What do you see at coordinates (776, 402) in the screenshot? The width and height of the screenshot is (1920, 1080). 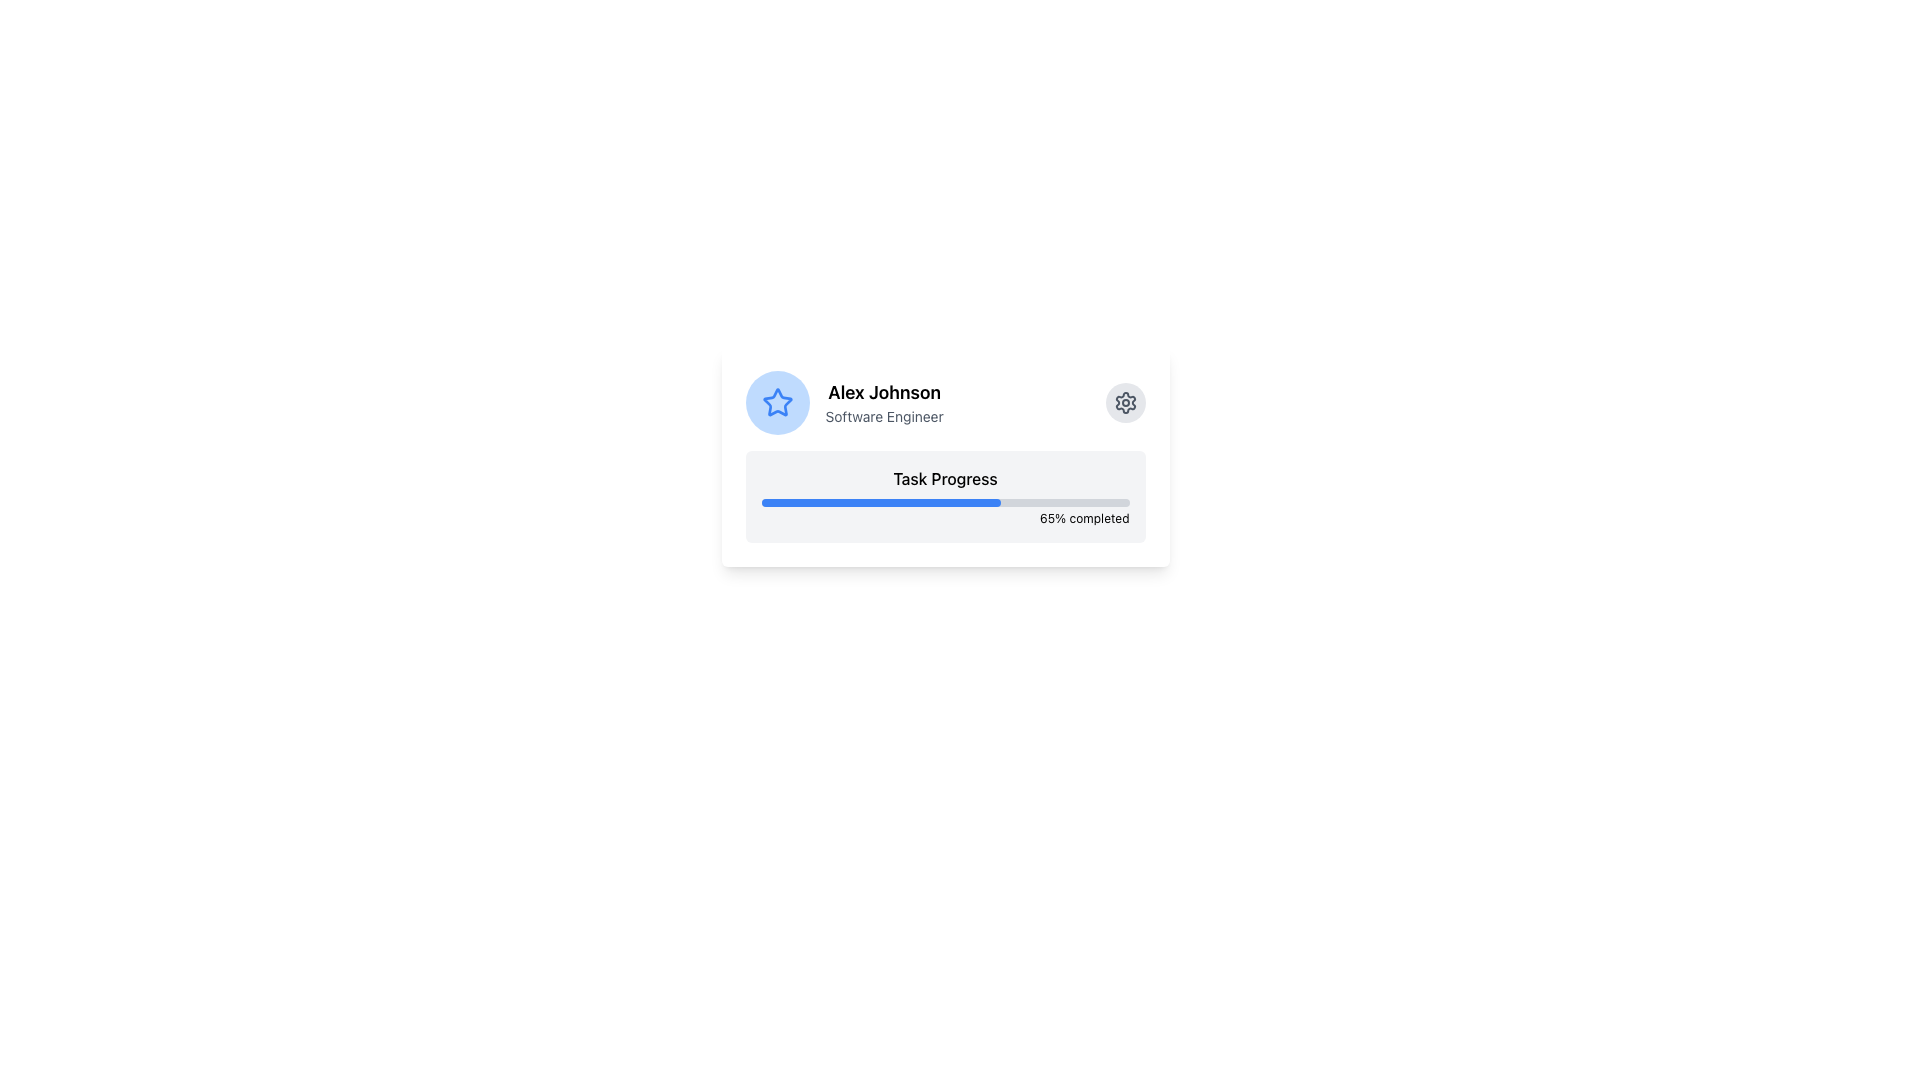 I see `the decorative Icon (SVG) located in the top-left corner of the component card that displays the user name, title, and progress bar` at bounding box center [776, 402].